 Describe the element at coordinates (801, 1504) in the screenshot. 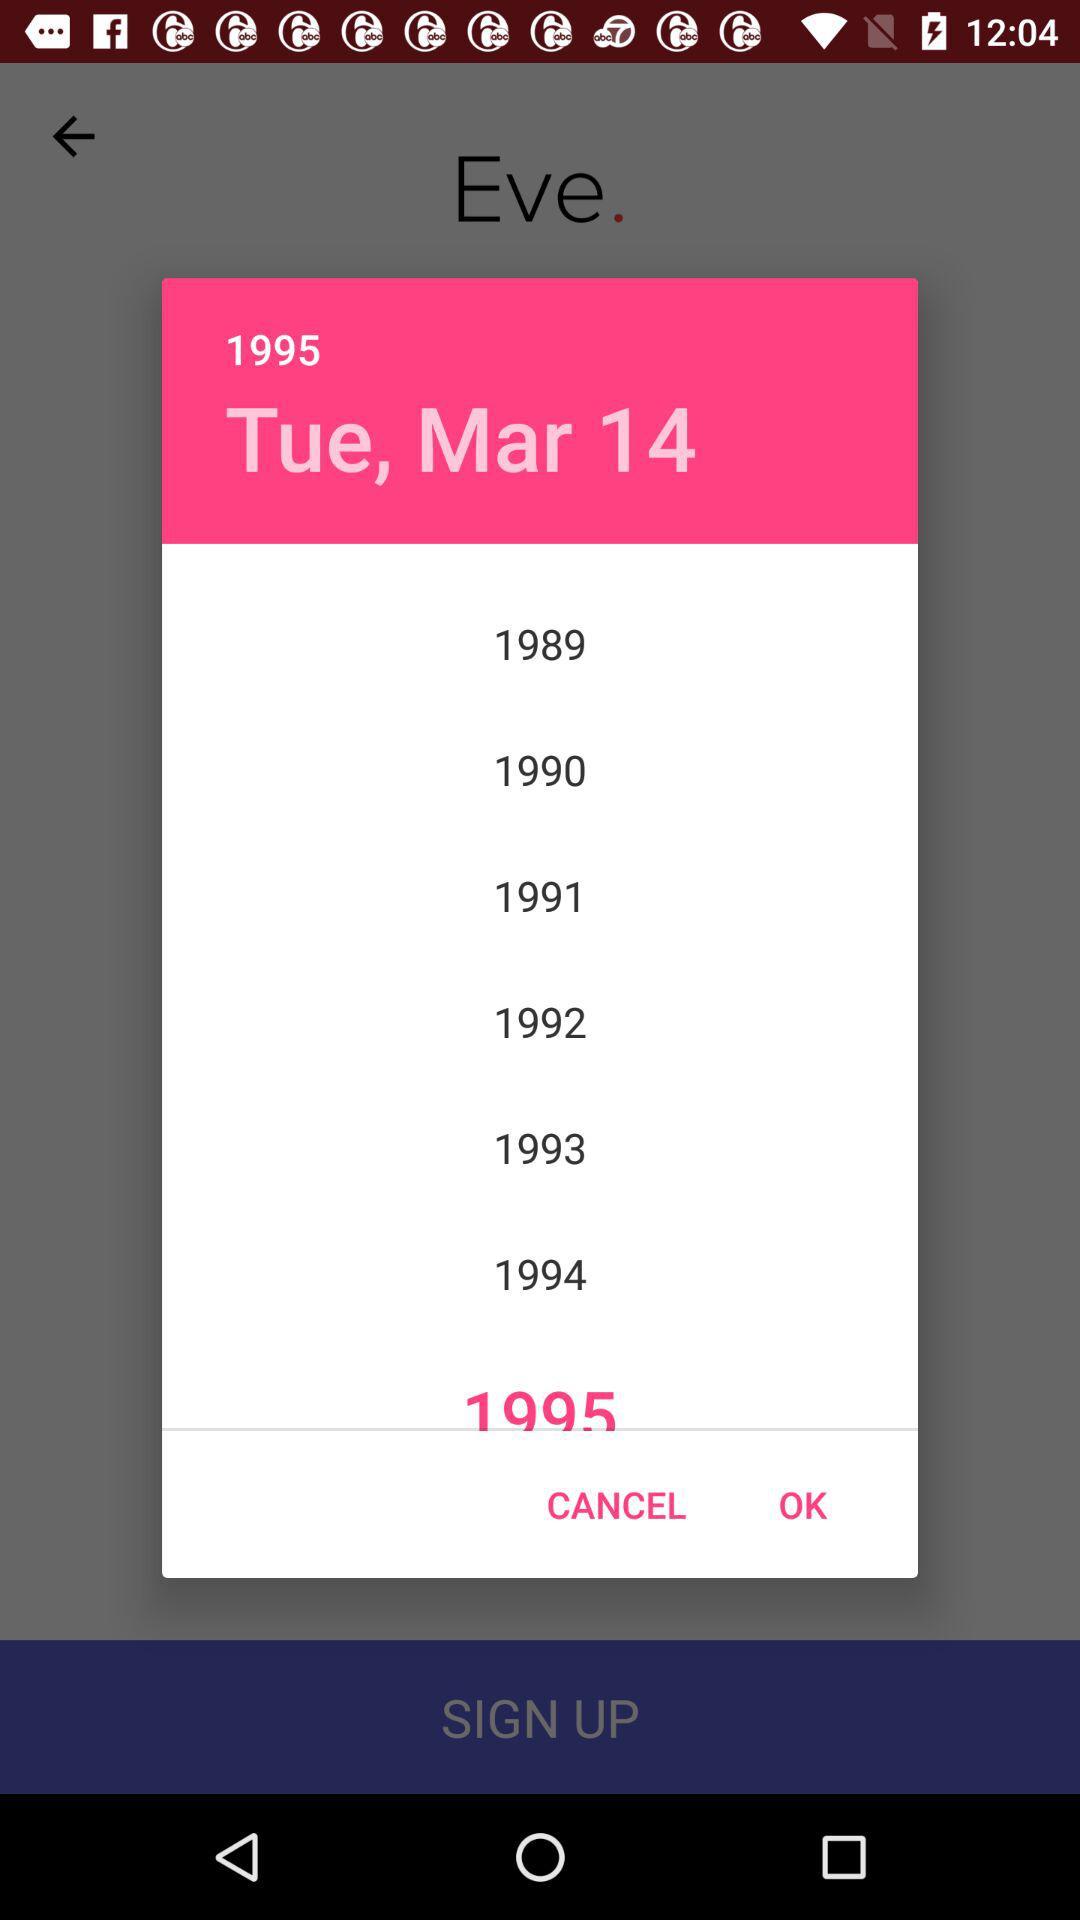

I see `icon below 1995 item` at that location.